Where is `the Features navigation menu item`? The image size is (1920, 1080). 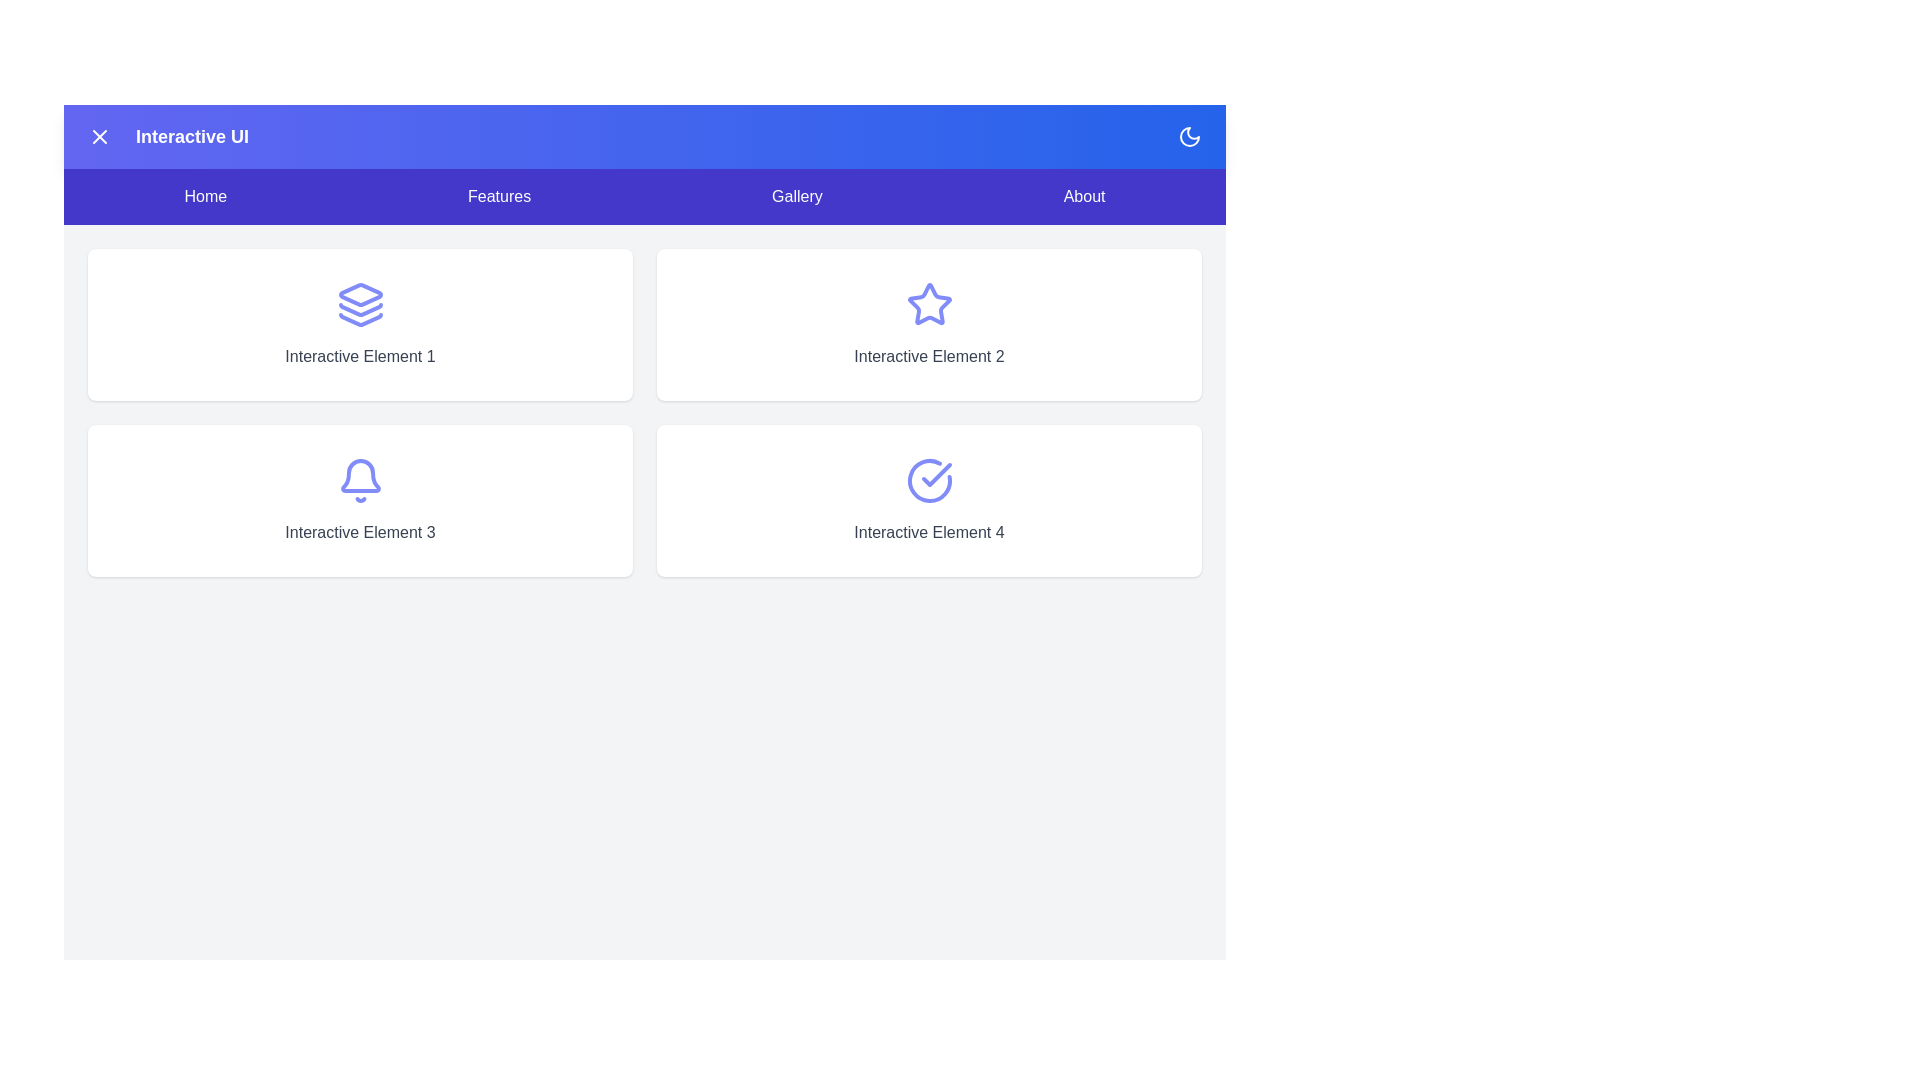 the Features navigation menu item is located at coordinates (499, 196).